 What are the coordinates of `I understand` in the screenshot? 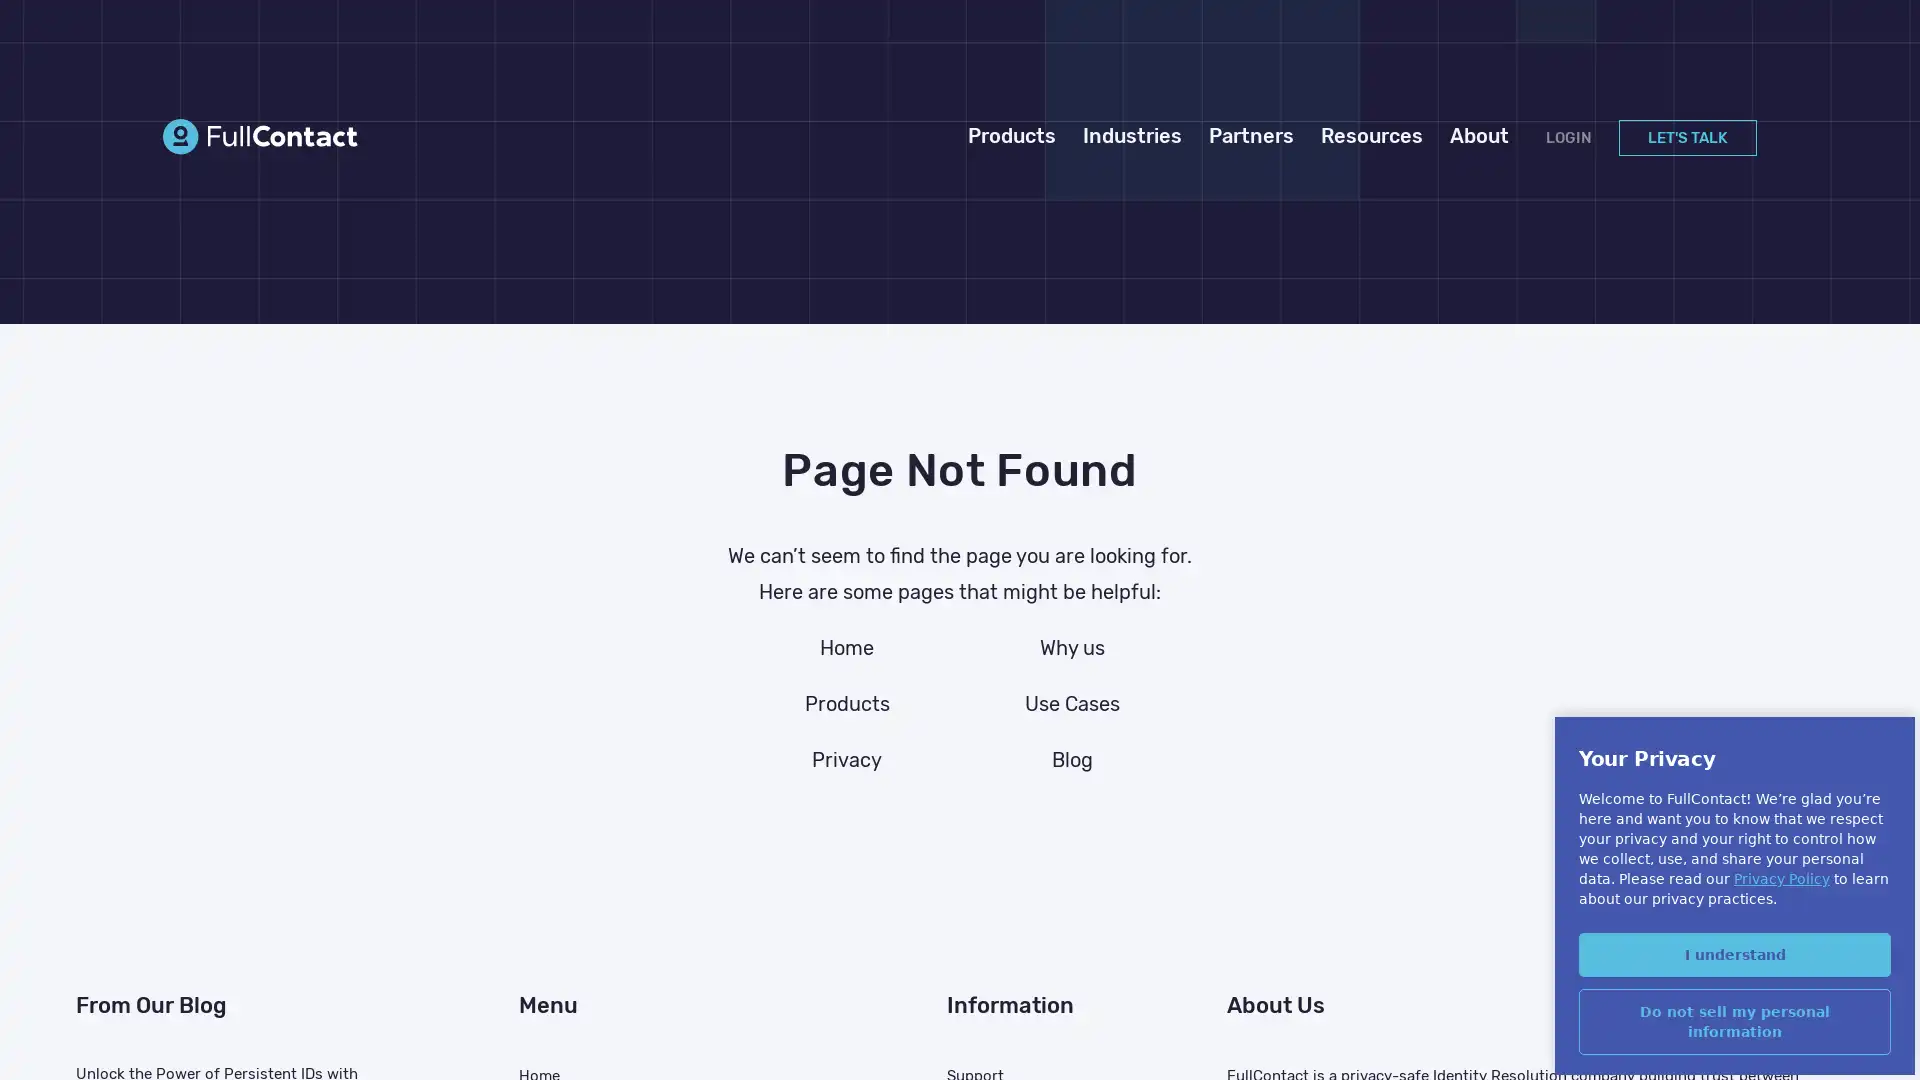 It's located at (1733, 952).